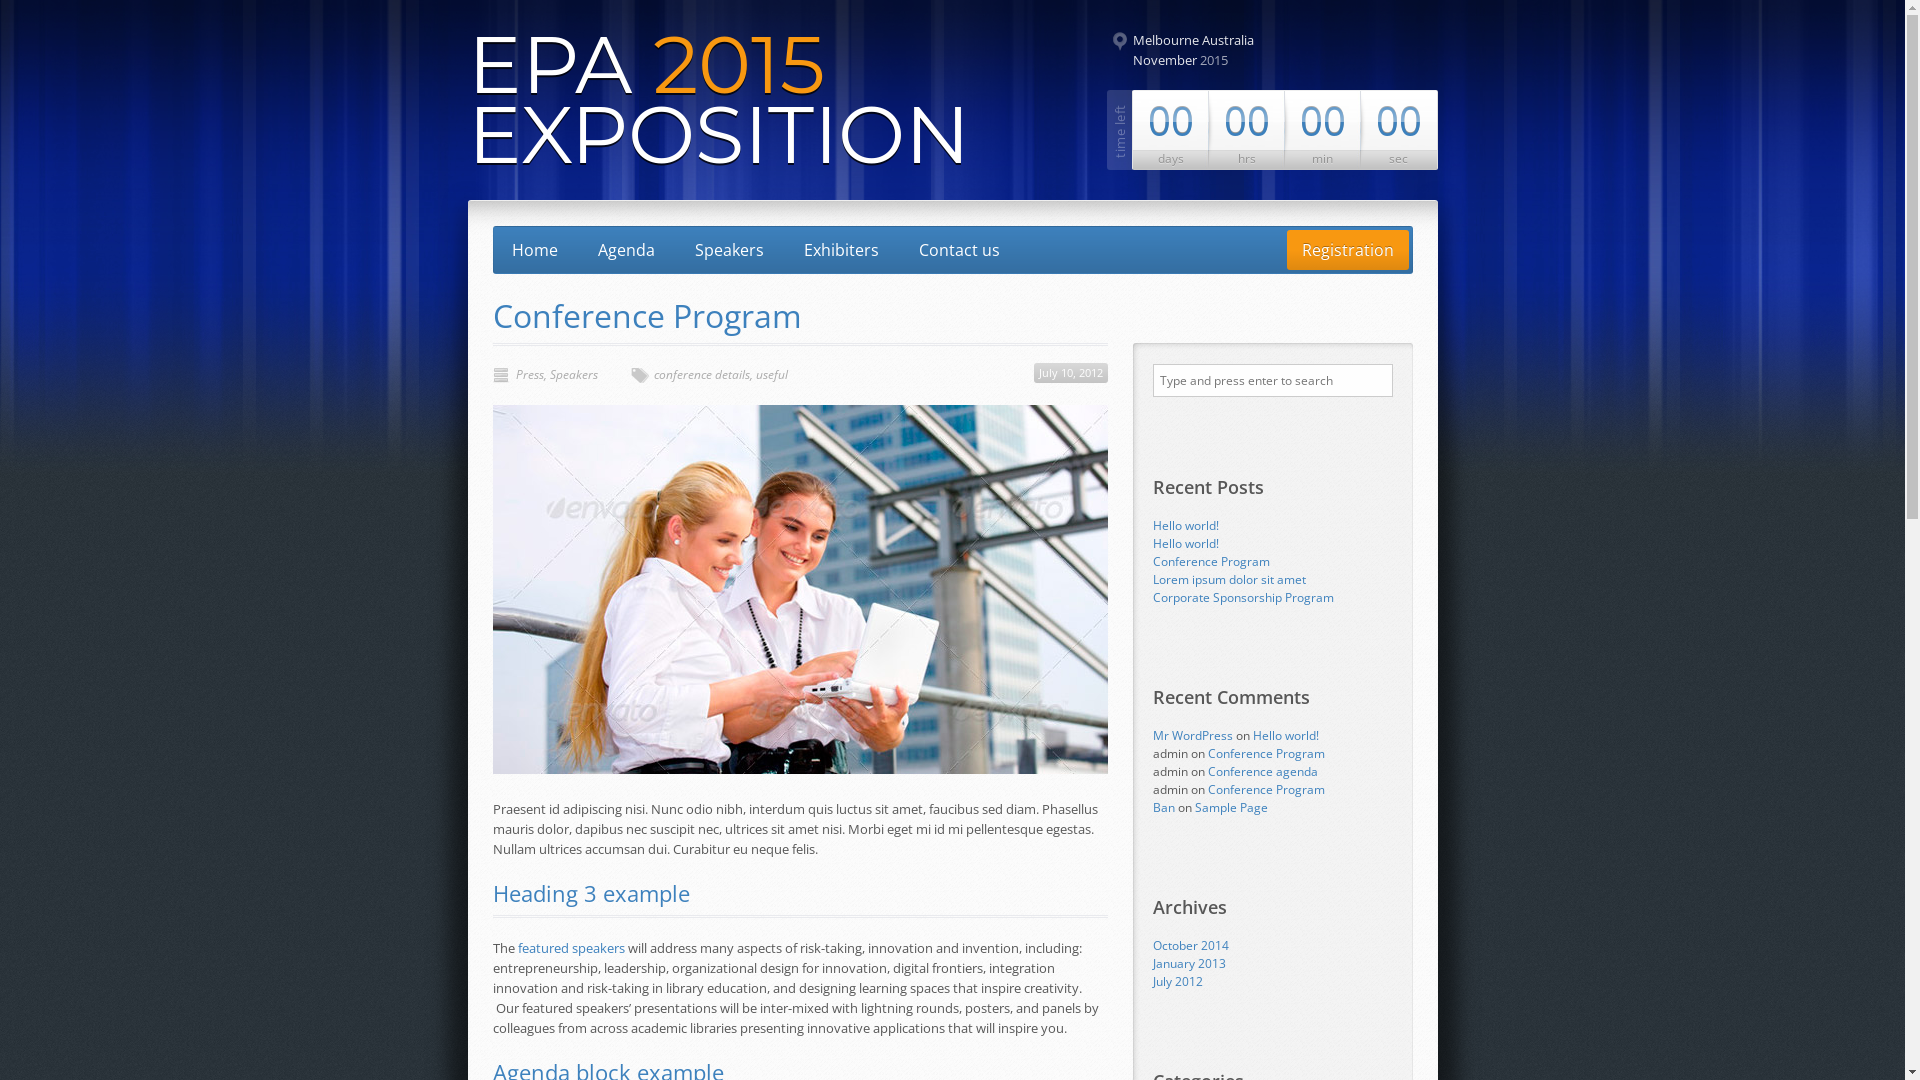 Image resolution: width=1920 pixels, height=1080 pixels. I want to click on 'Speakers', so click(728, 249).